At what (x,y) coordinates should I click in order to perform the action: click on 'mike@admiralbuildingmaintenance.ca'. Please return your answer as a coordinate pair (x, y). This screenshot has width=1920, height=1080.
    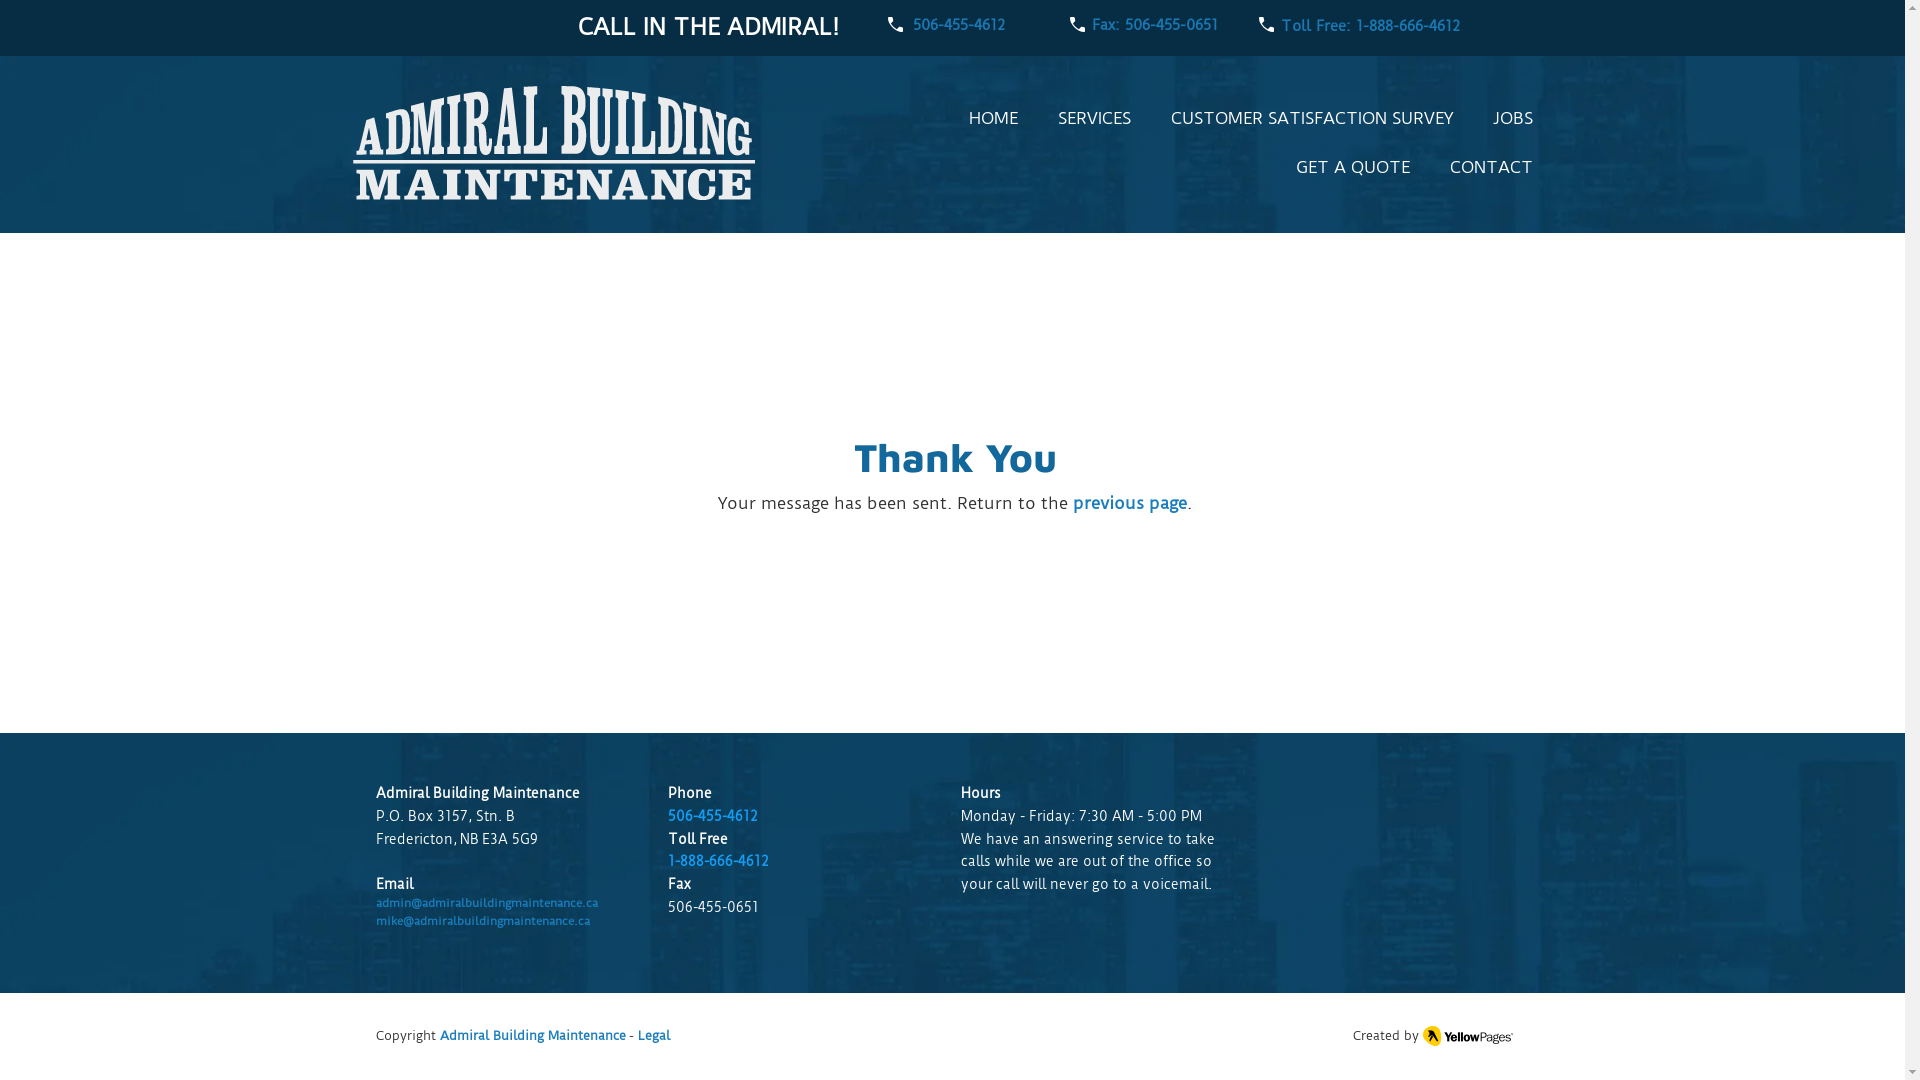
    Looking at the image, I should click on (483, 921).